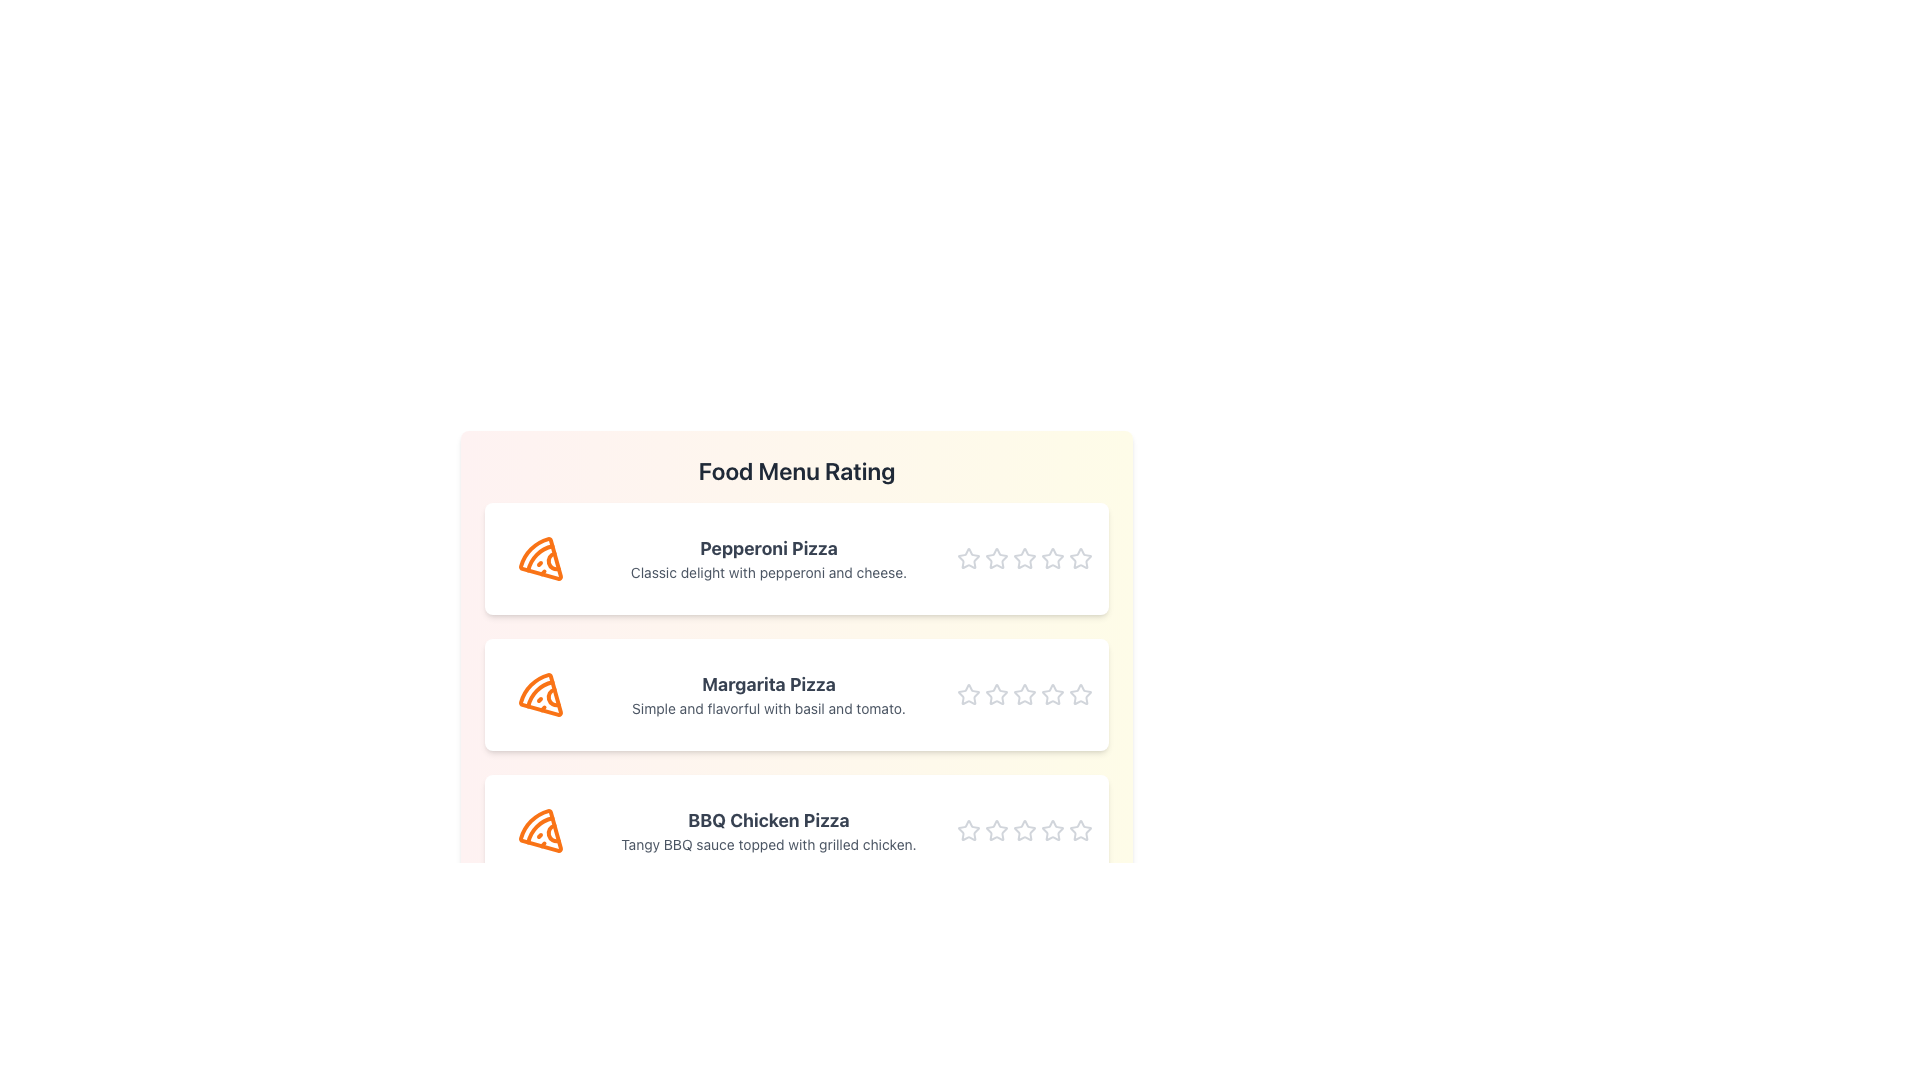  What do you see at coordinates (767, 548) in the screenshot?
I see `text label 'Pepperoni Pizza', which is bold and dark gray, located at the top of the first card in the 'Food Menu Rating' section` at bounding box center [767, 548].